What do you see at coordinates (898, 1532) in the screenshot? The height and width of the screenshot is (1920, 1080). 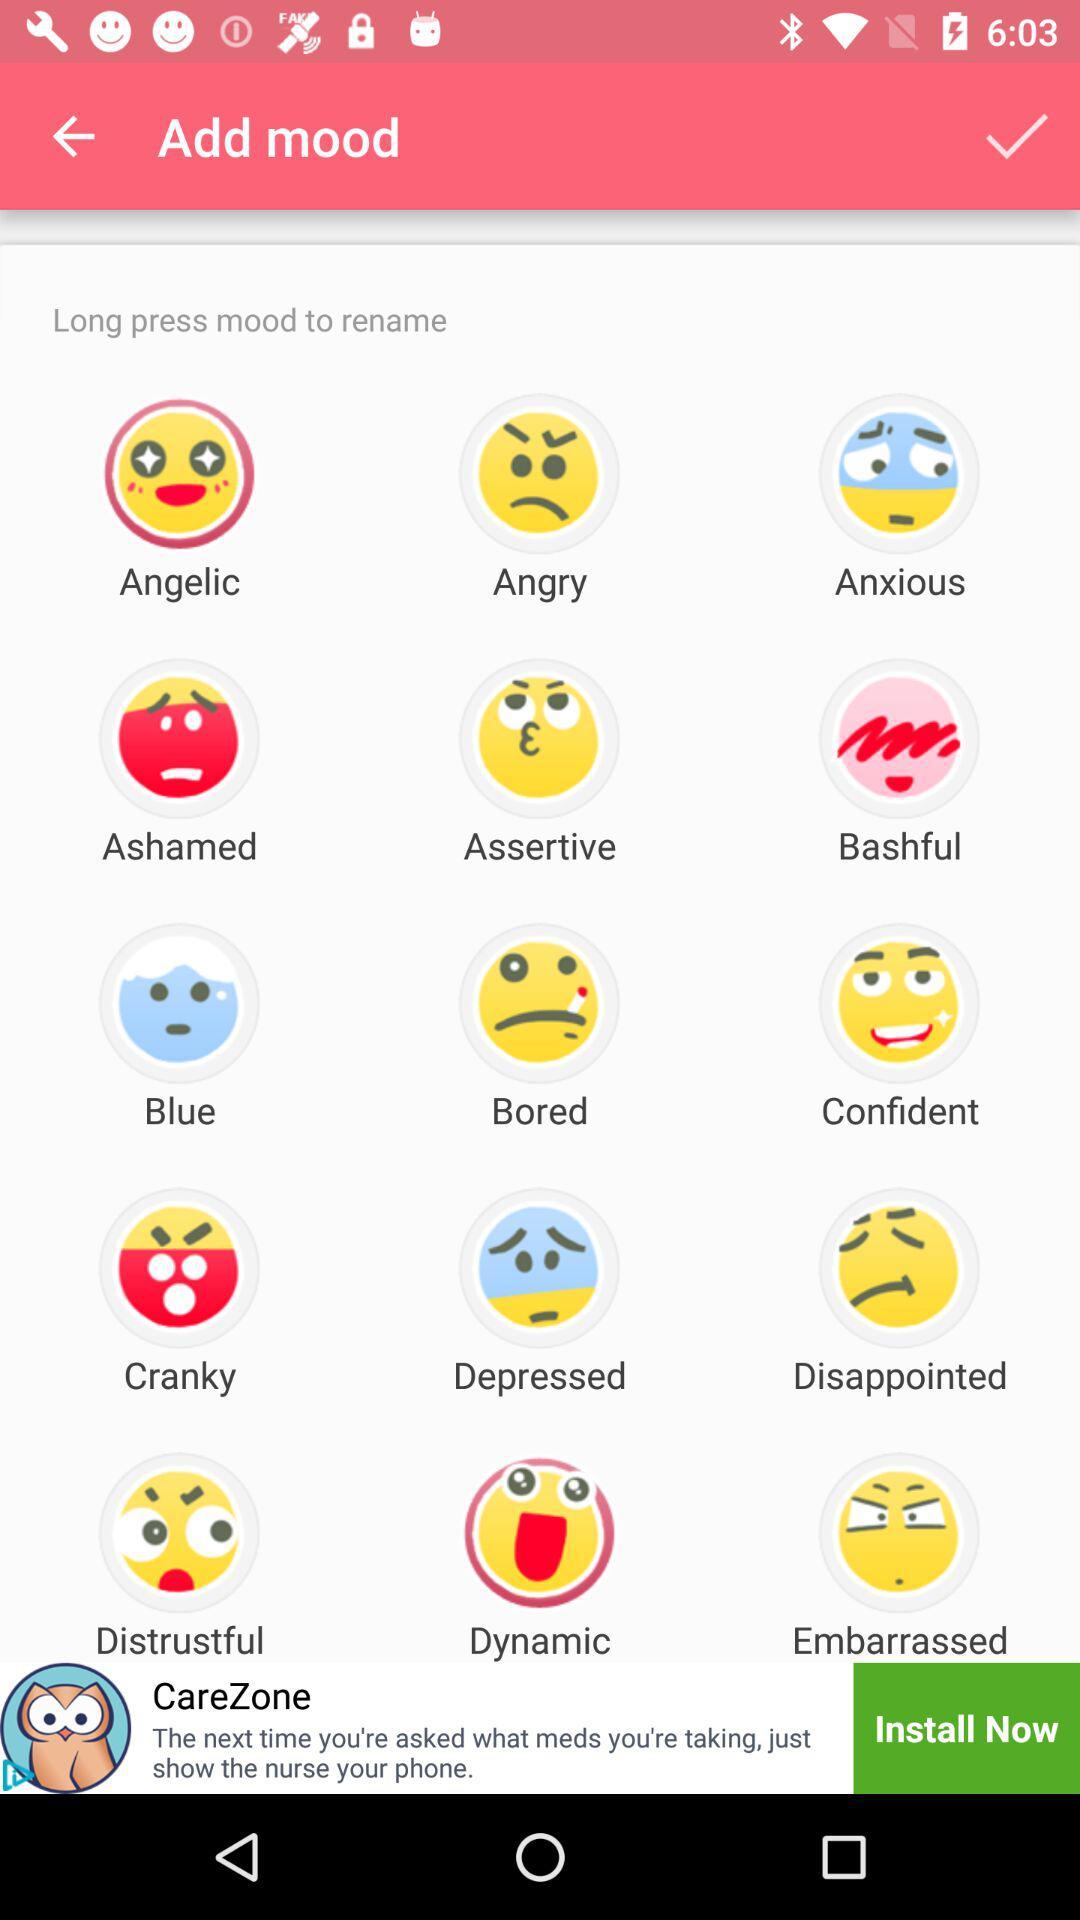 I see `the last emoji of the page` at bounding box center [898, 1532].